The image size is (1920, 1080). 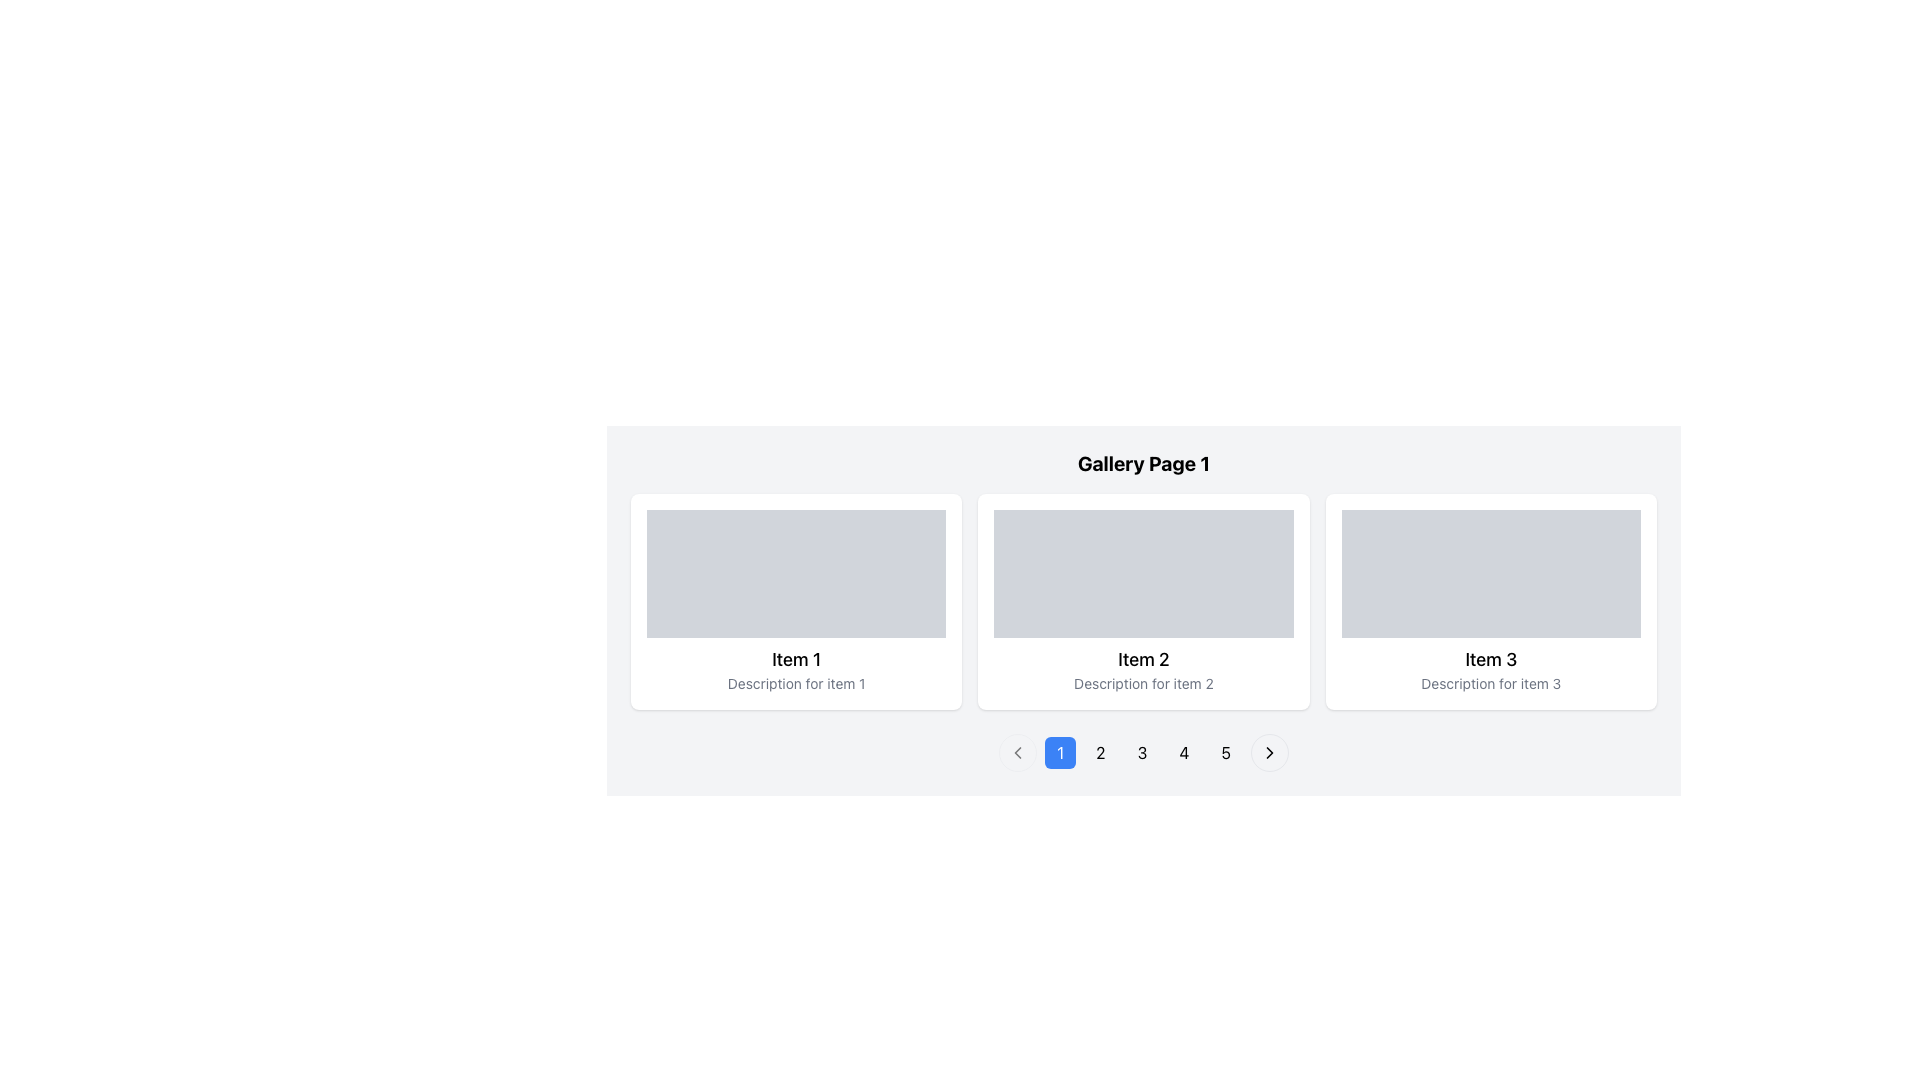 What do you see at coordinates (1142, 752) in the screenshot?
I see `the pagination button labeled '3' to observe the background color change to light gray` at bounding box center [1142, 752].